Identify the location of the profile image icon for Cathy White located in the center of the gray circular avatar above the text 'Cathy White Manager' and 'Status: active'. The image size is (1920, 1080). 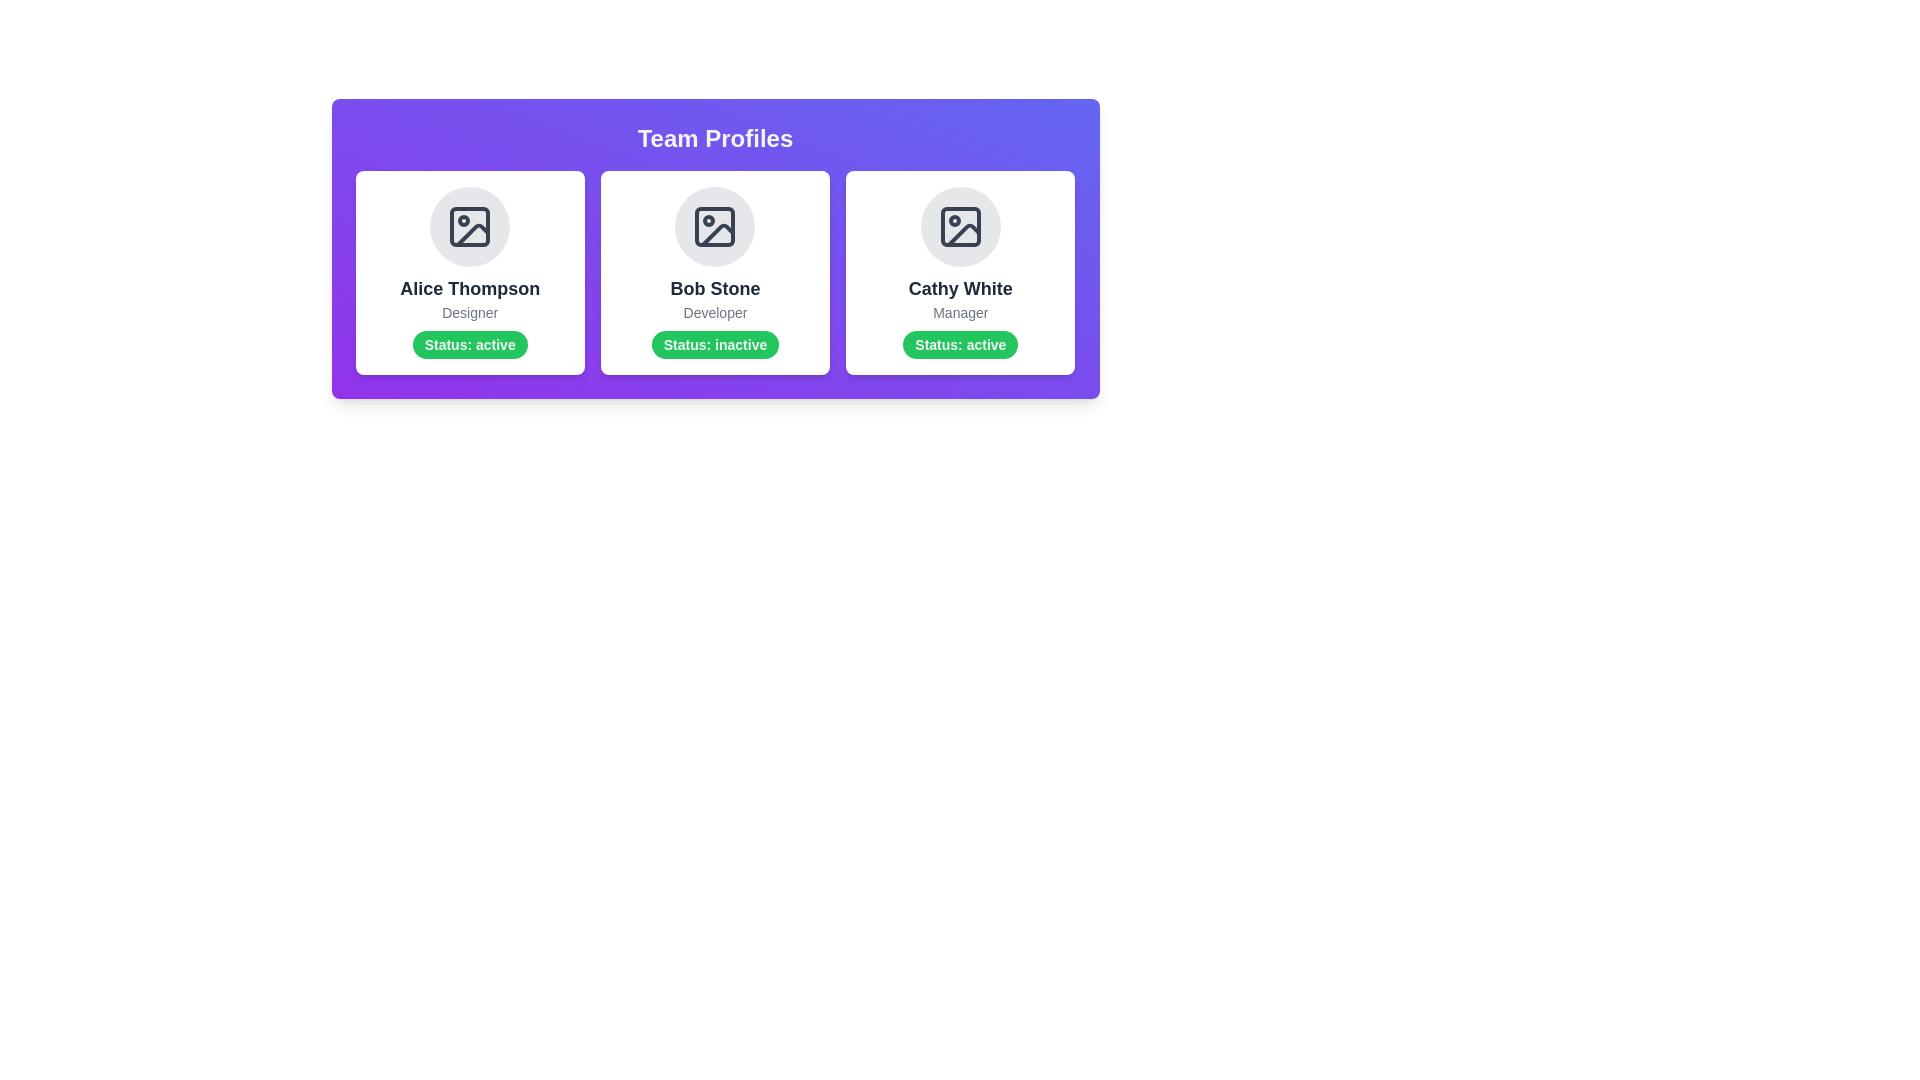
(960, 226).